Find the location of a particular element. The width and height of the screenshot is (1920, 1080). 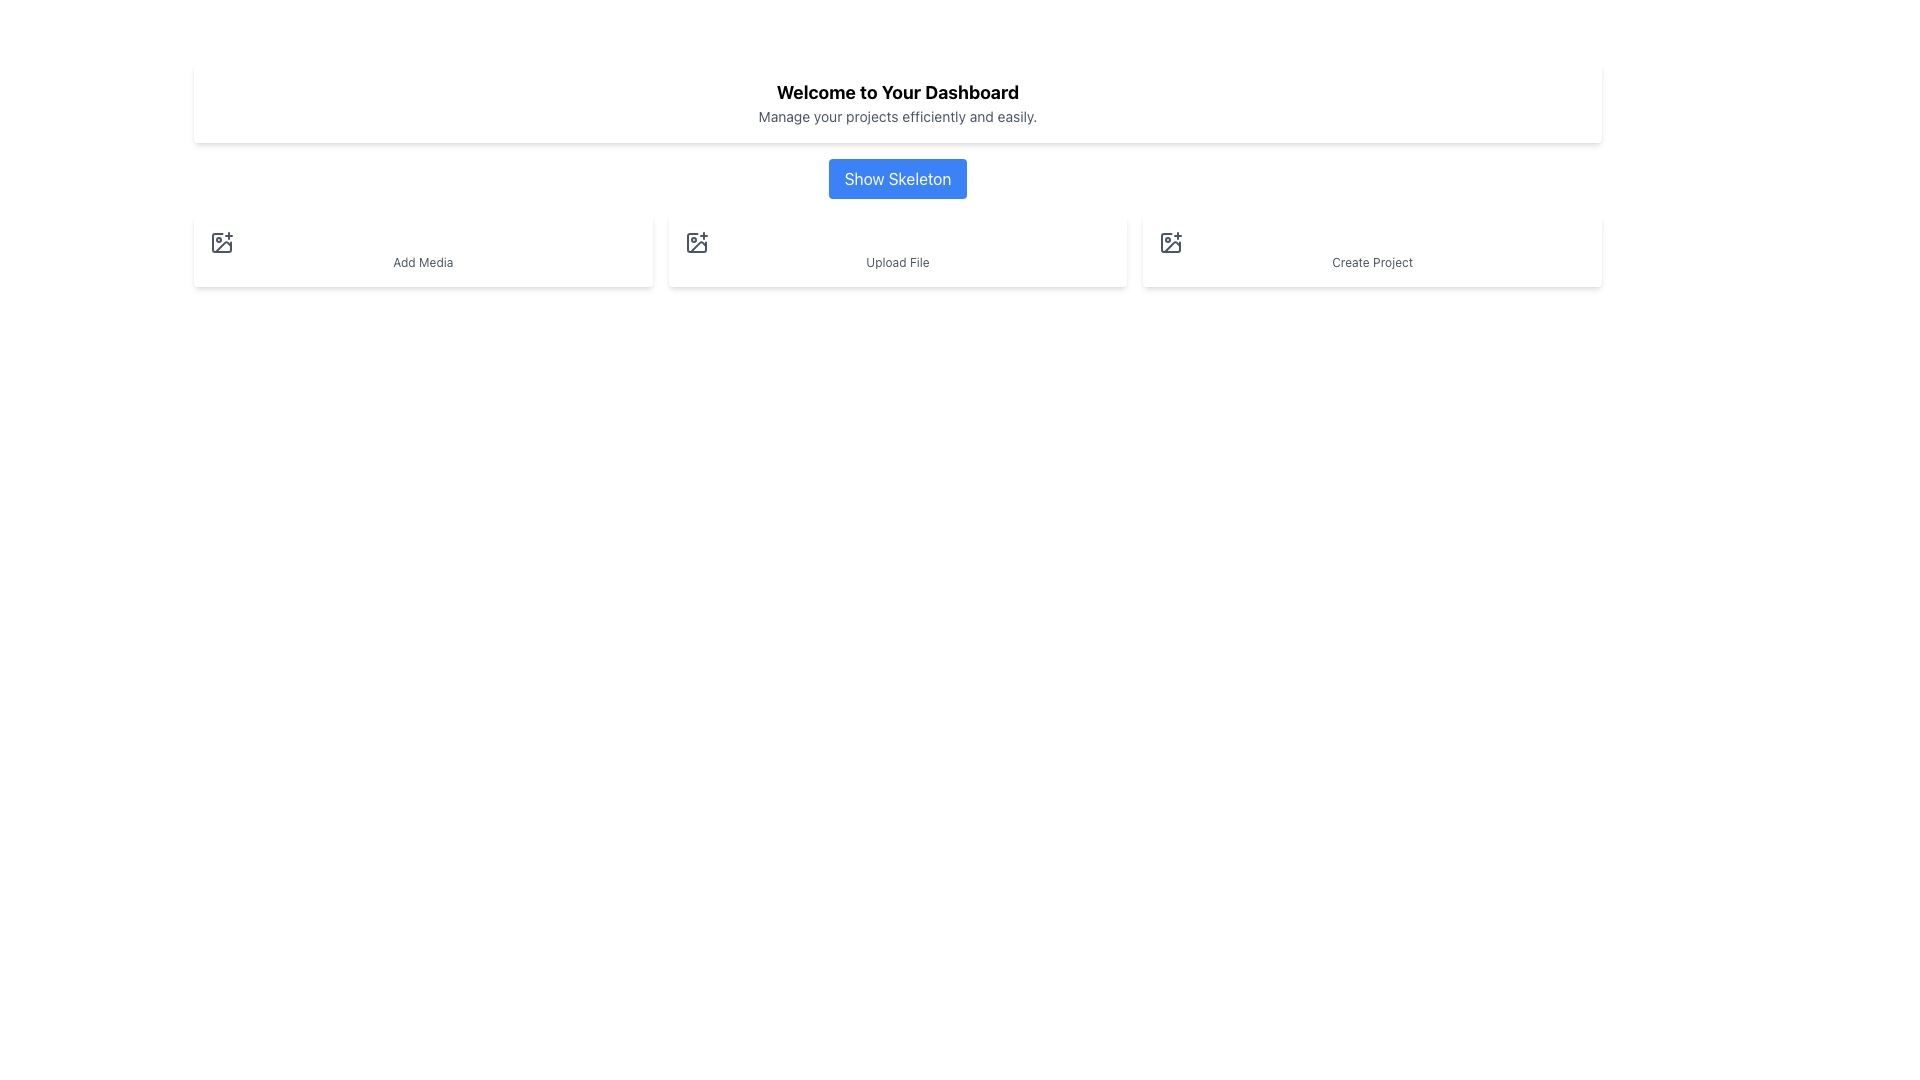

the text element that reads 'Manage your projects efficiently and easily,' which is styled in small gray typography and located beneath the 'Welcome to Your Dashboard' title is located at coordinates (896, 116).